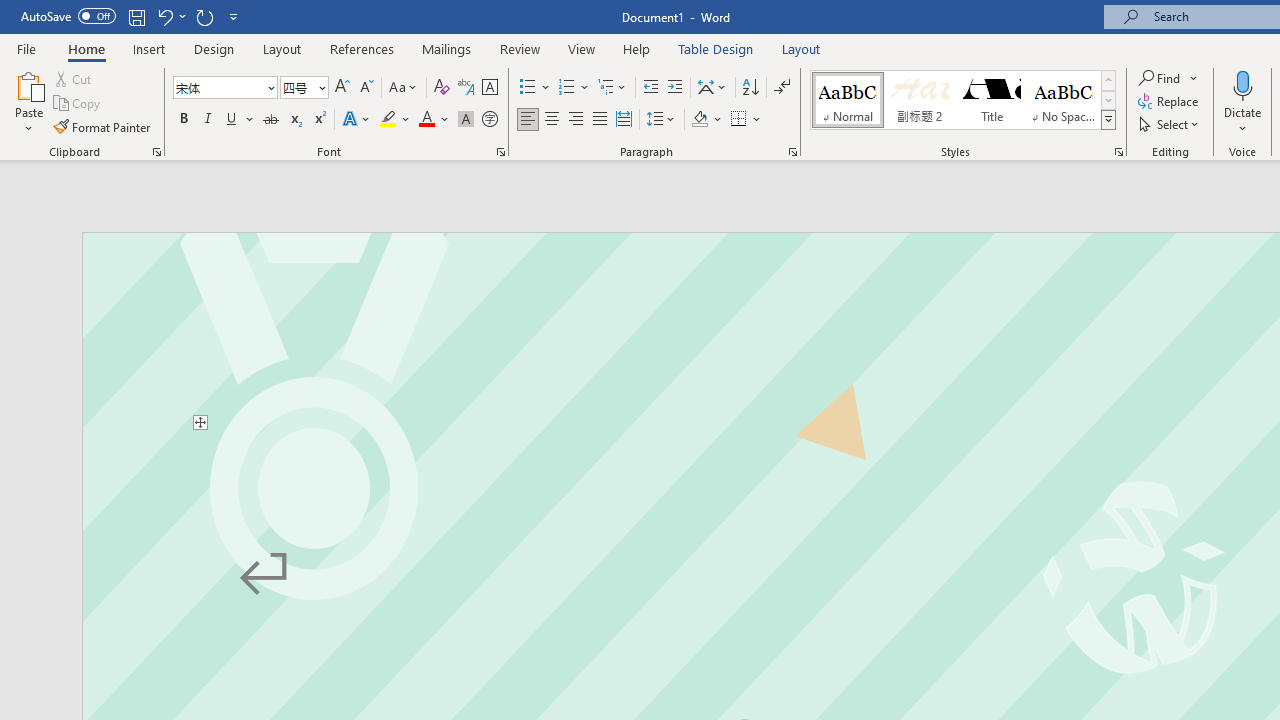 The height and width of the screenshot is (720, 1280). Describe the element at coordinates (963, 100) in the screenshot. I see `'AutomationID: QuickStylesGallery'` at that location.